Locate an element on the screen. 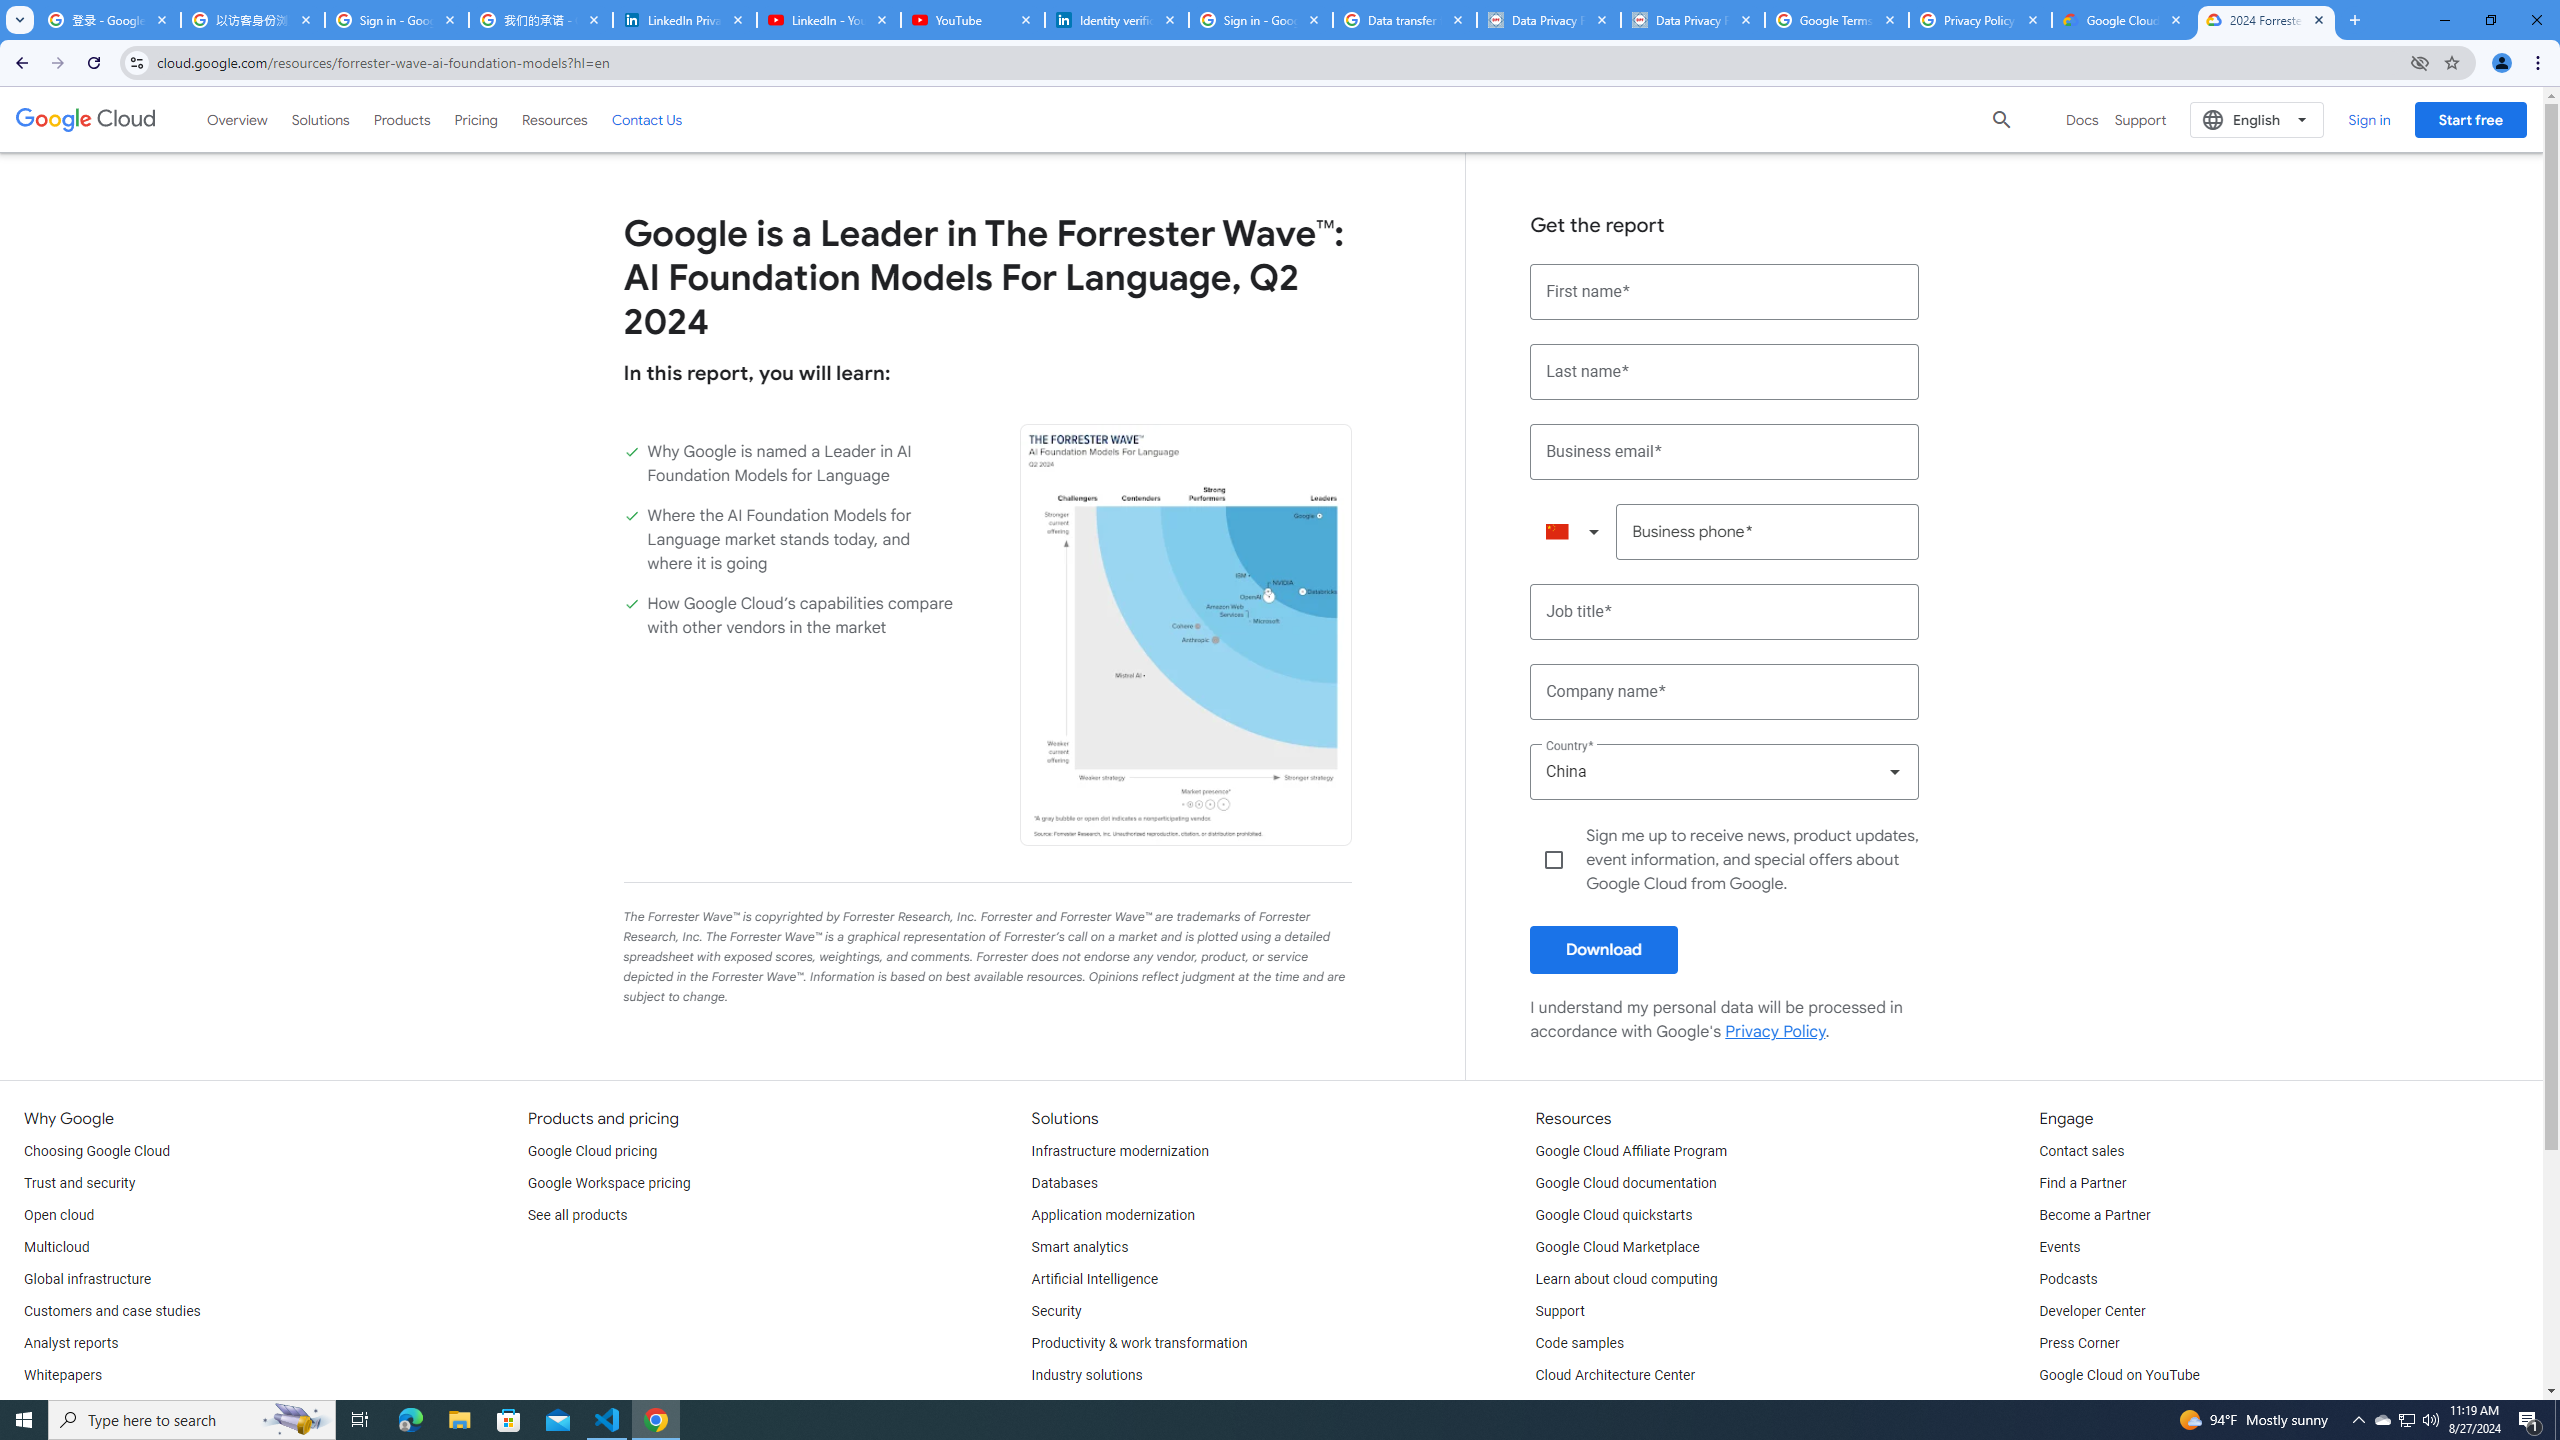  'Databases' is located at coordinates (1063, 1183).